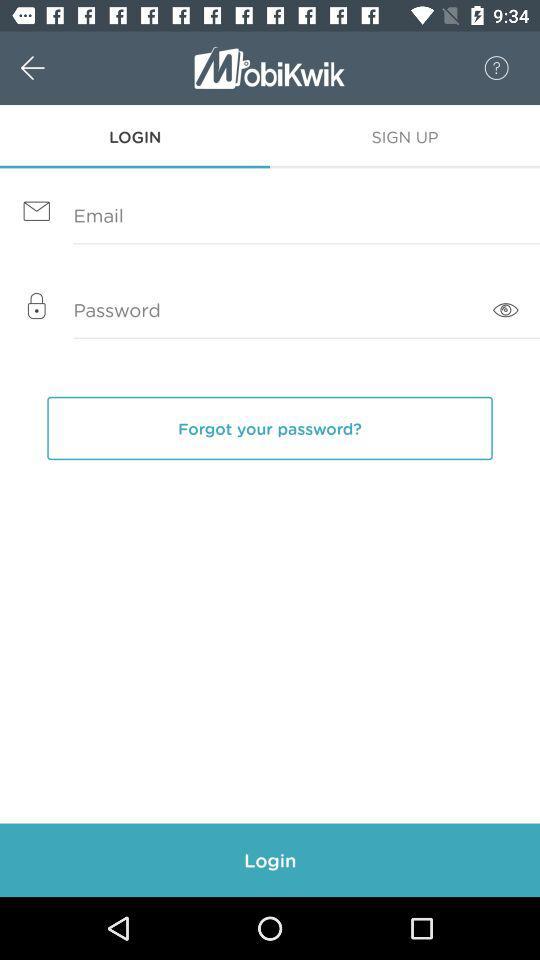 The image size is (540, 960). I want to click on the visibility icon, so click(504, 310).